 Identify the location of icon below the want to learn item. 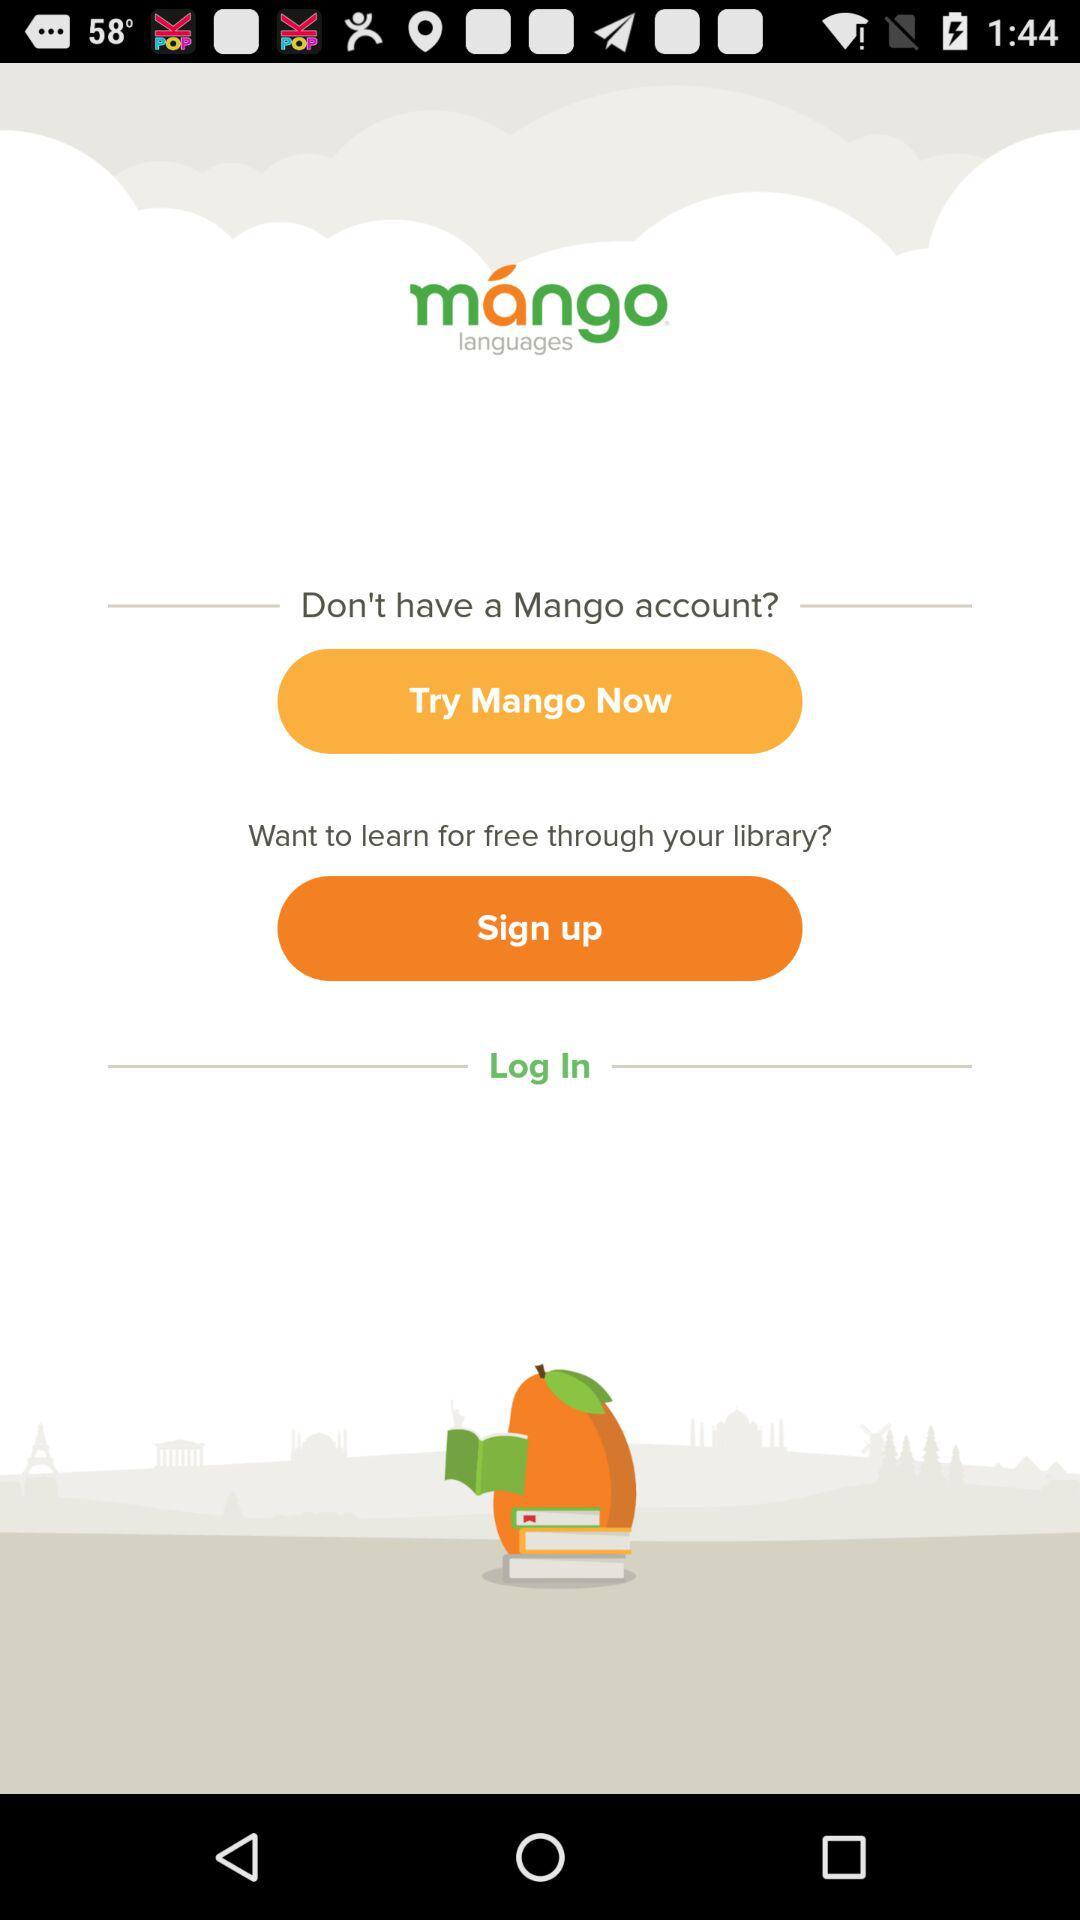
(540, 927).